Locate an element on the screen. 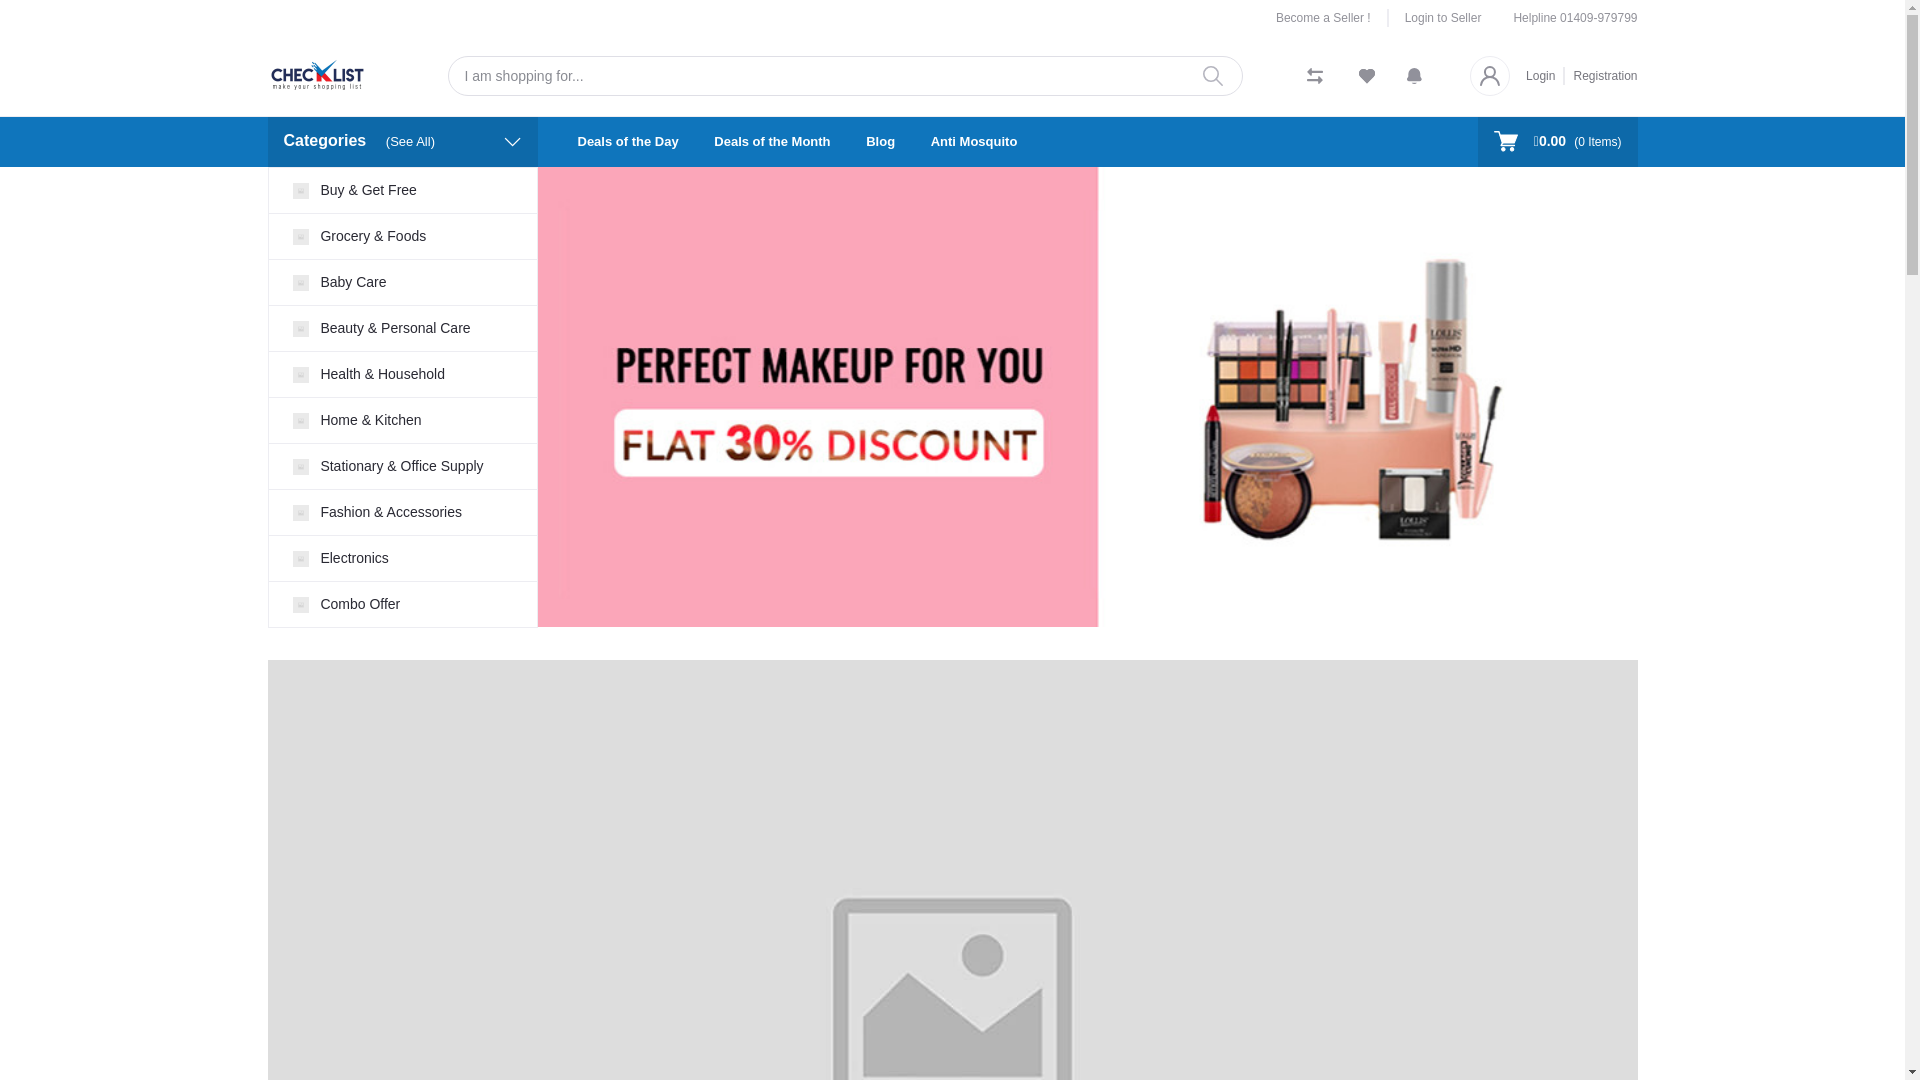  'Blog' is located at coordinates (880, 141).